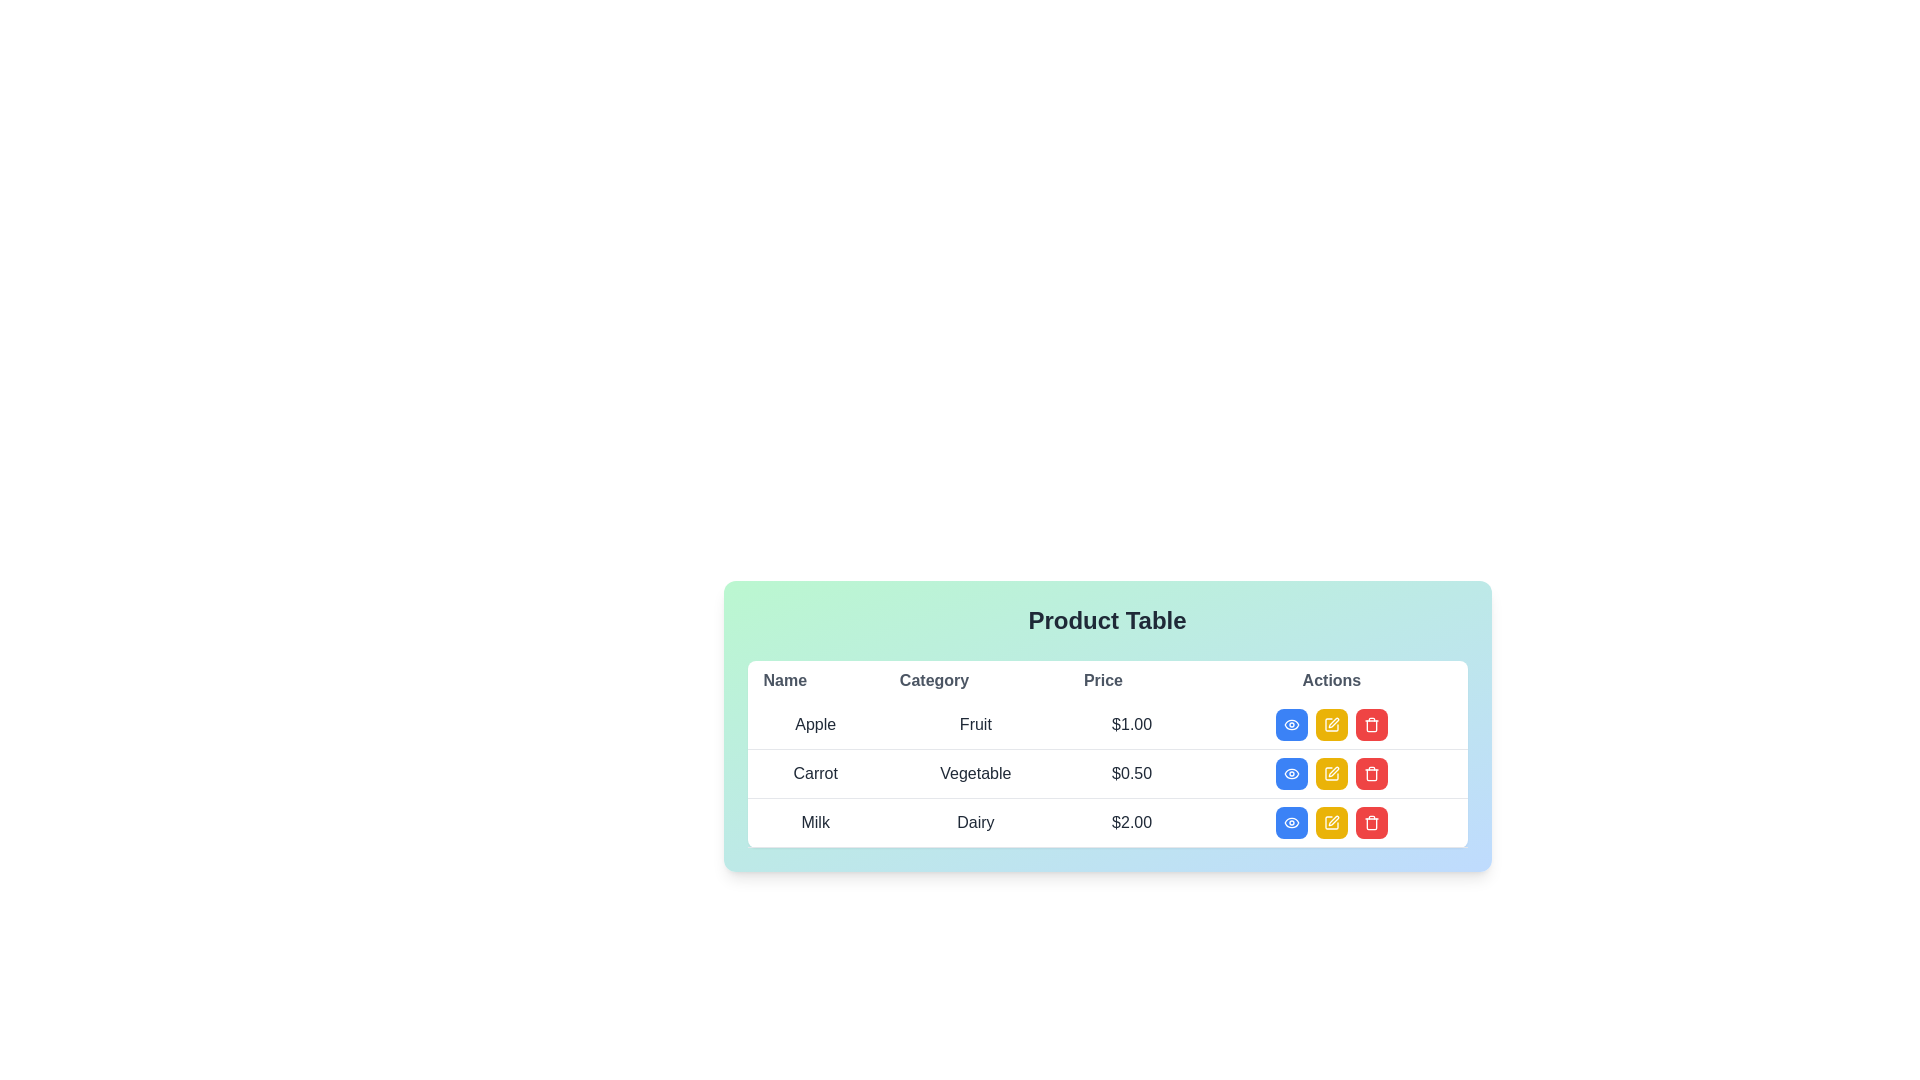 The image size is (1920, 1080). I want to click on the 'Actions' column label in the table header, which is the rightmost header aligned centrally, so click(1331, 680).